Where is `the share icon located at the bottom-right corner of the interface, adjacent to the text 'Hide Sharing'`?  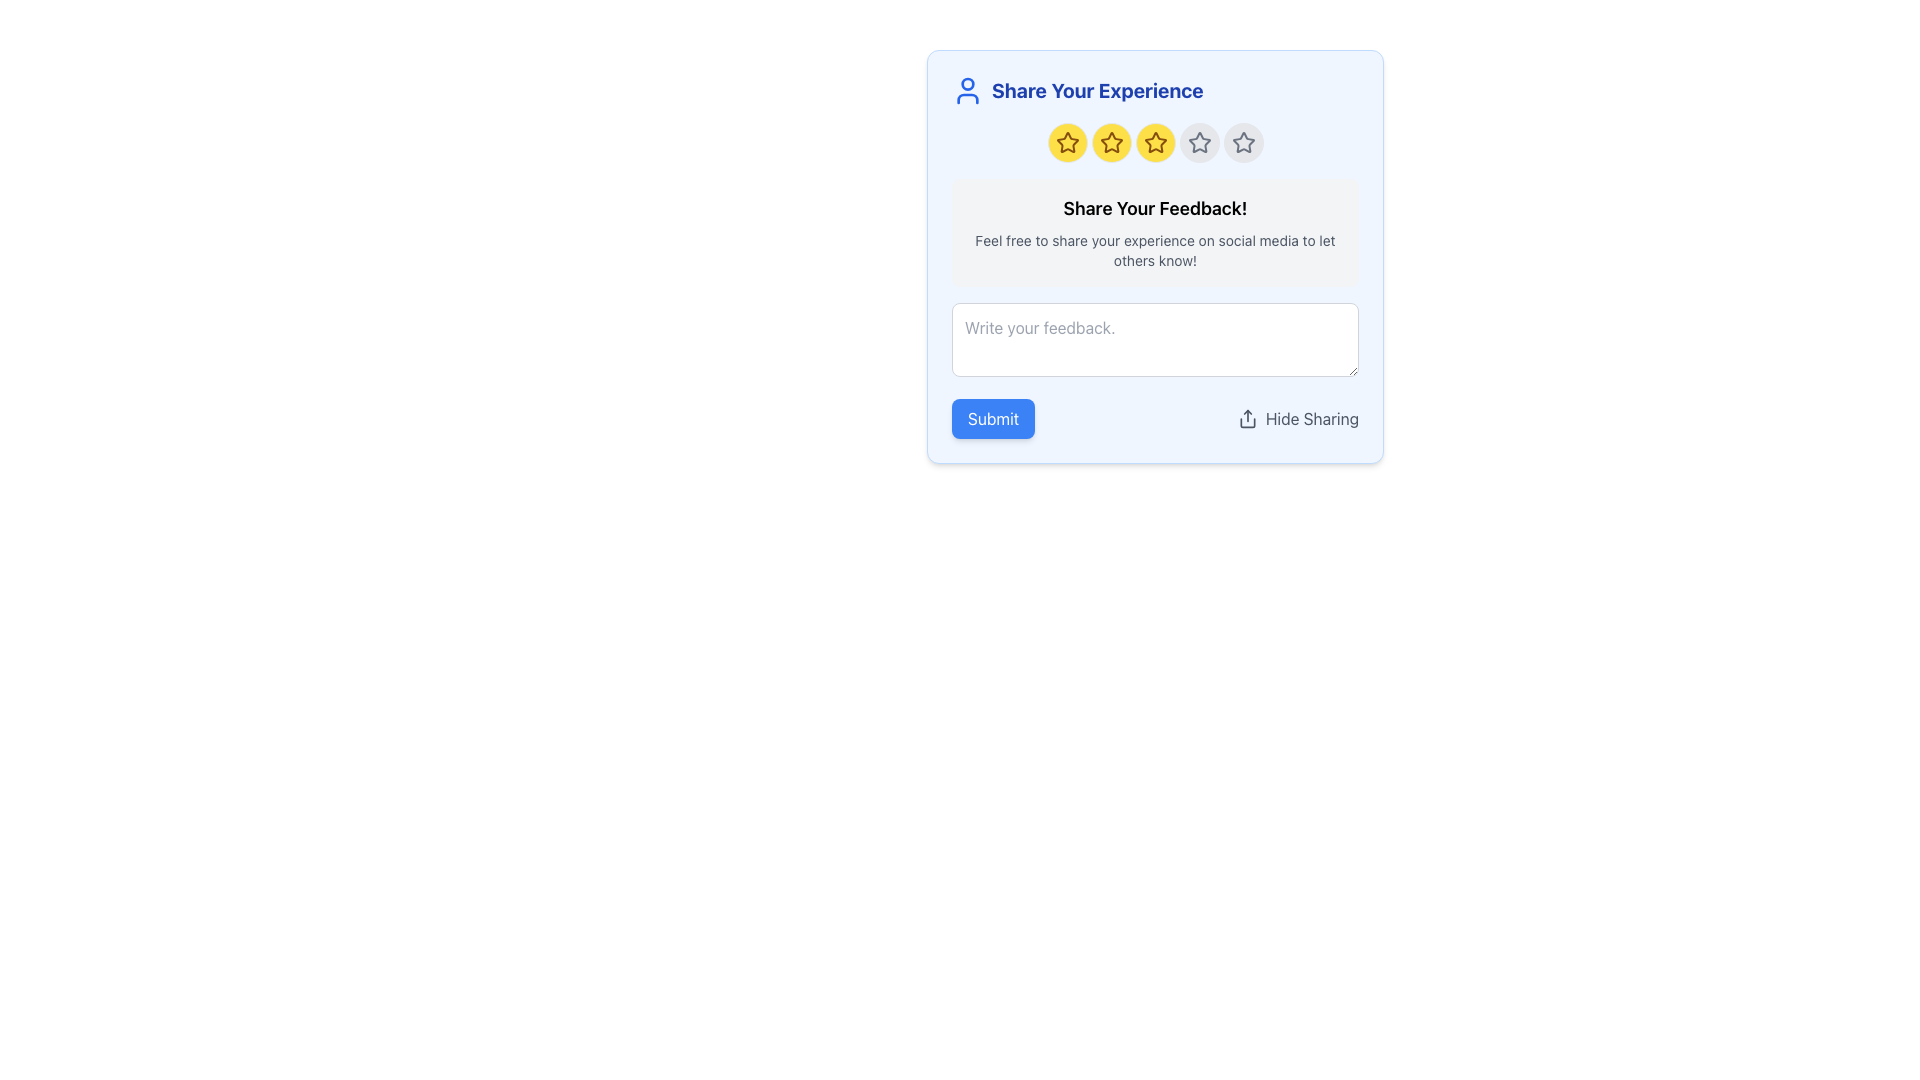 the share icon located at the bottom-right corner of the interface, adjacent to the text 'Hide Sharing' is located at coordinates (1246, 418).